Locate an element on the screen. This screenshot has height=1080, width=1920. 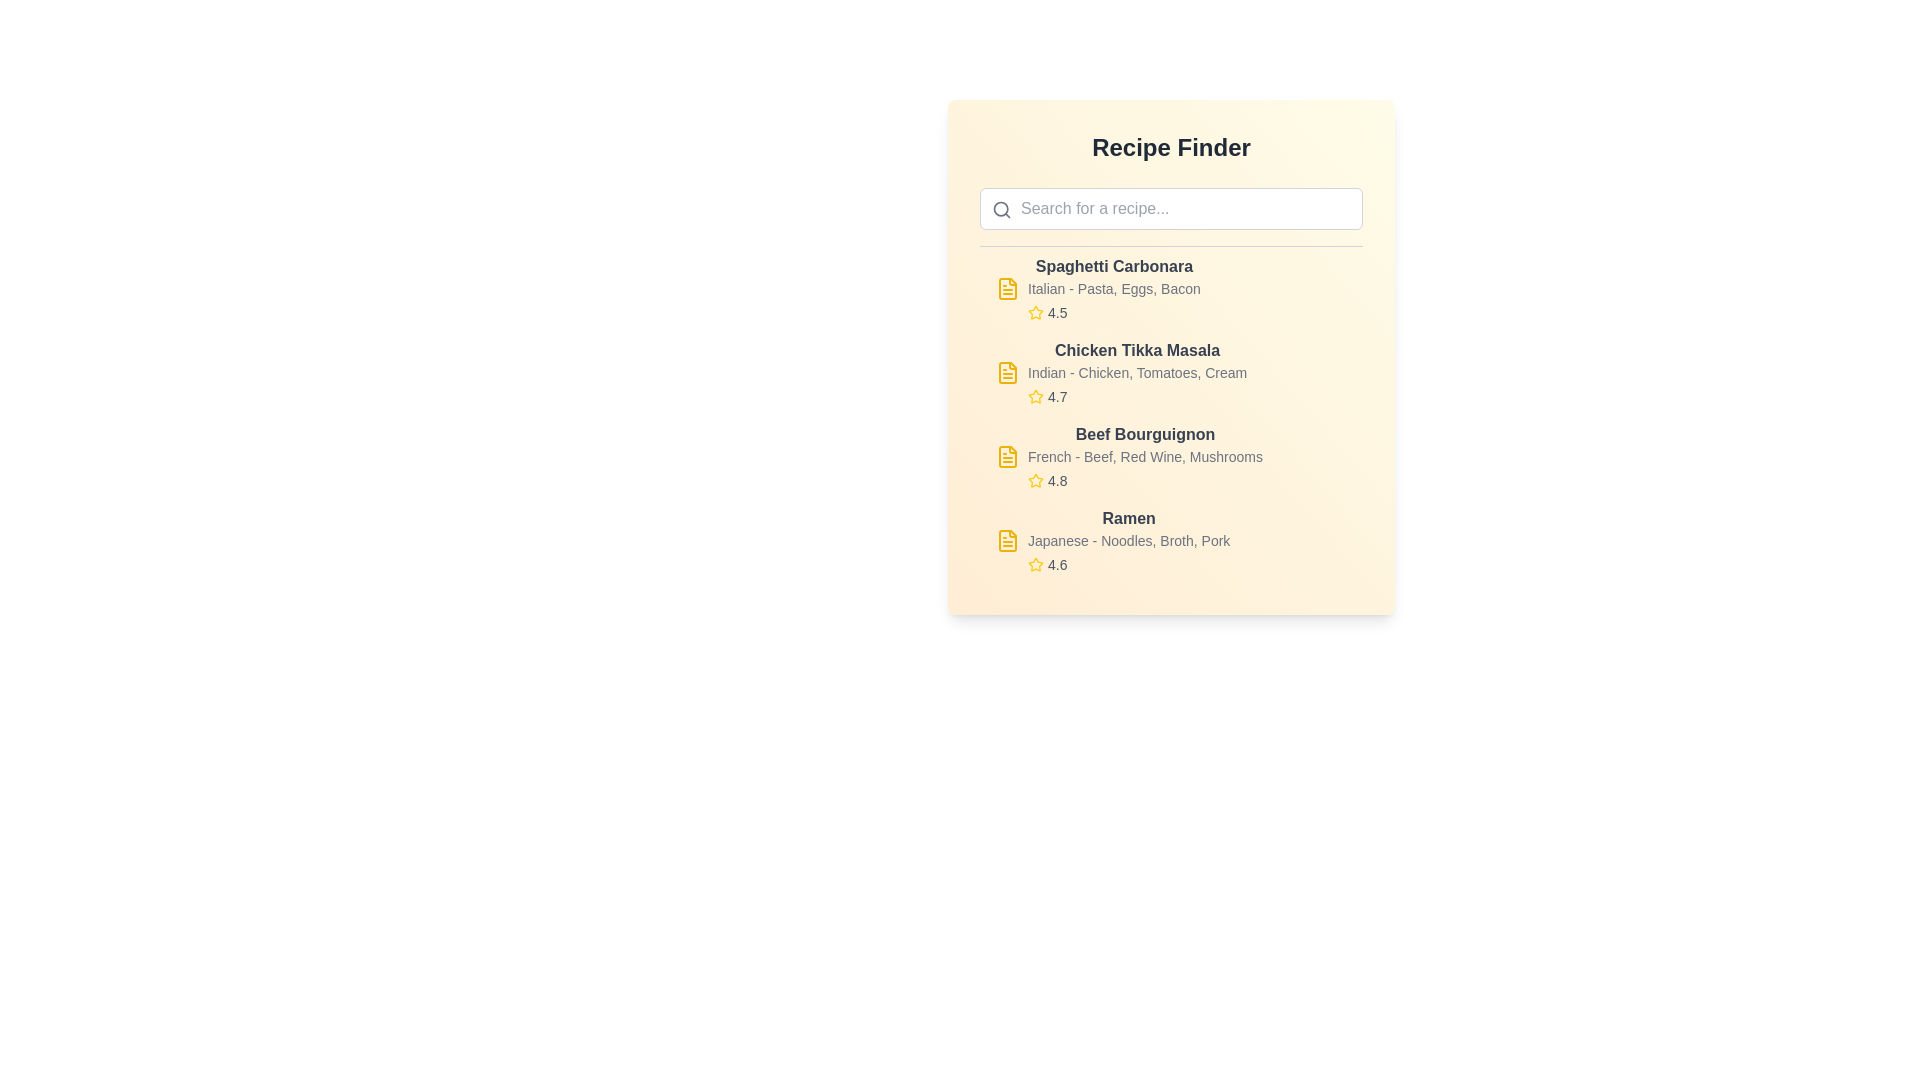
the search icon located at the leftmost side of the search input field, which visually indicates the purpose of the input field is located at coordinates (1002, 209).